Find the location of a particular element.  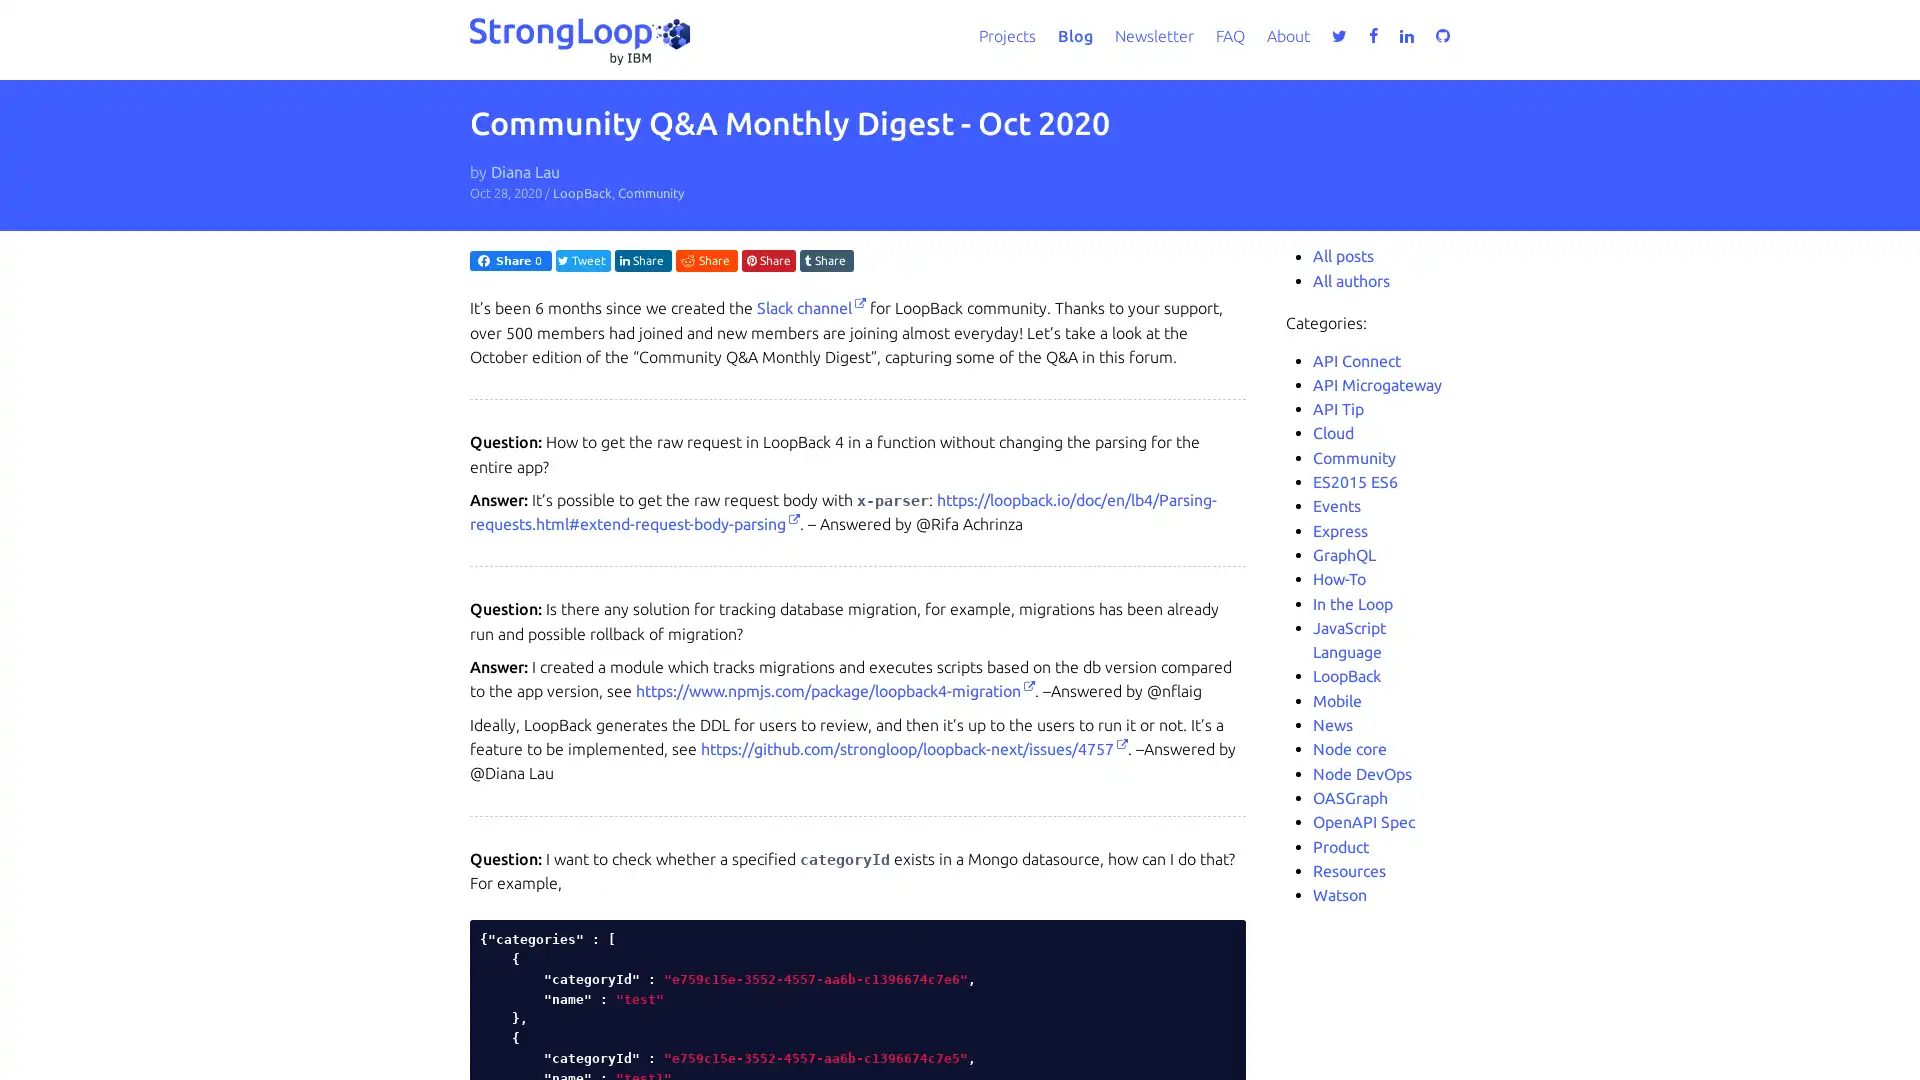

close icon is located at coordinates (1904, 928).